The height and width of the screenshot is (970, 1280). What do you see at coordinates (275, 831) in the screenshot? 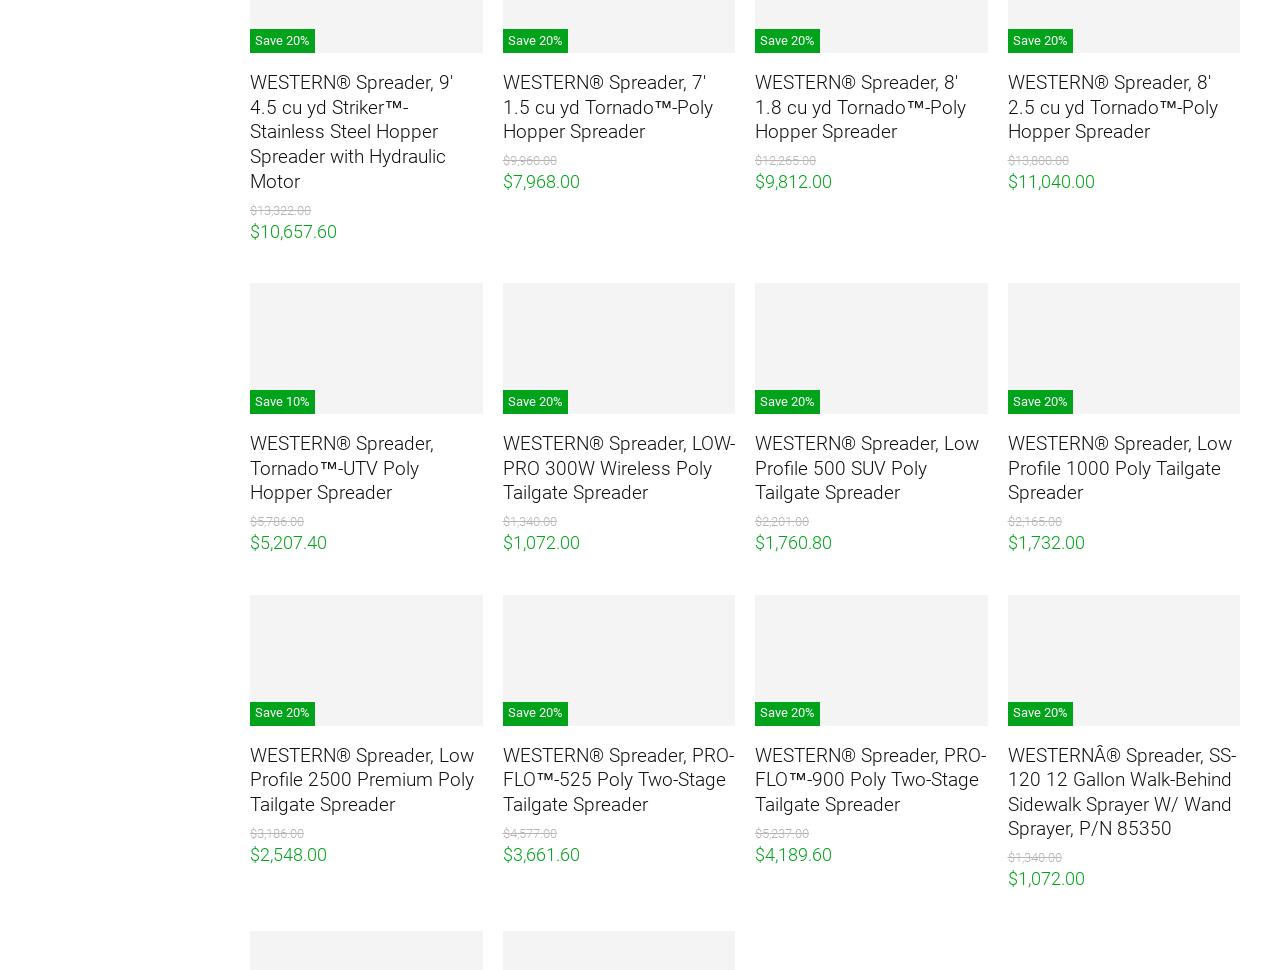
I see `'$3,186.00'` at bounding box center [275, 831].